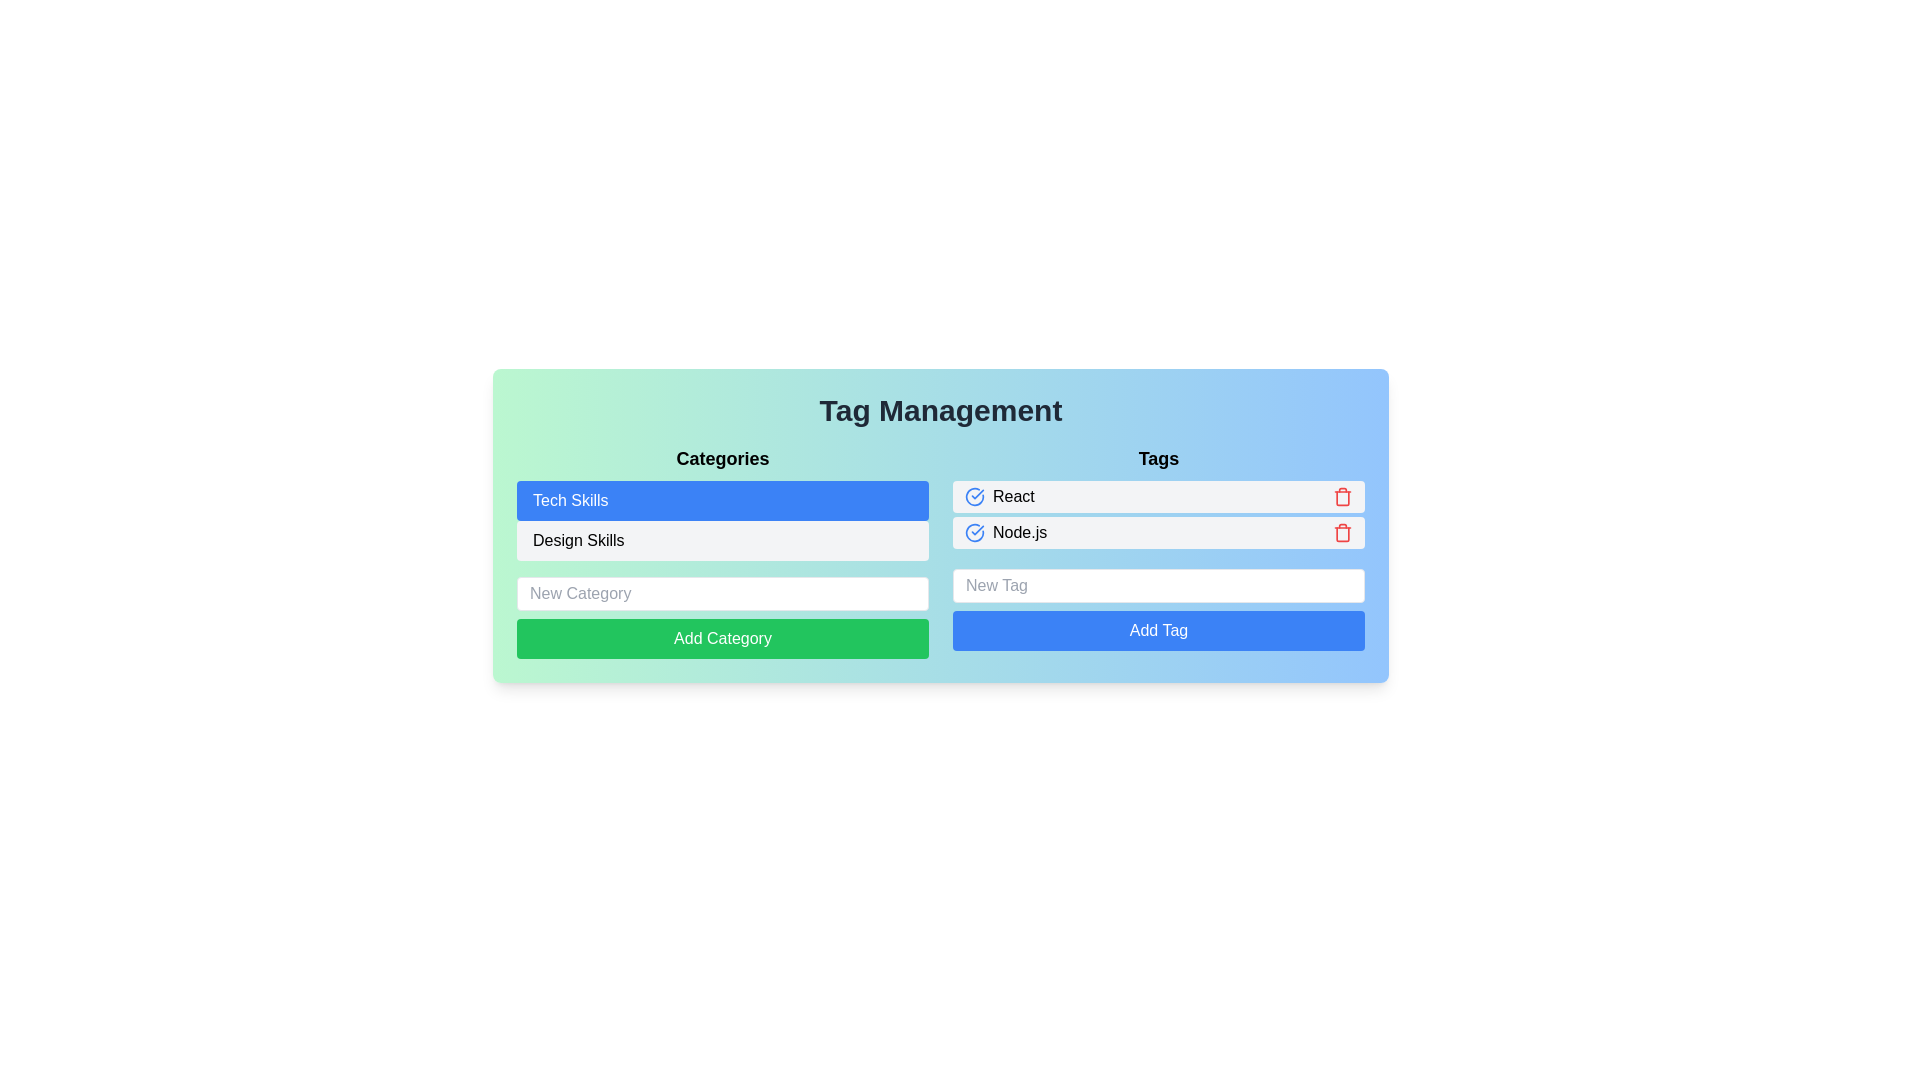 The height and width of the screenshot is (1080, 1920). Describe the element at coordinates (974, 496) in the screenshot. I see `the indicator icon representing a completed or selected state for the associated tag, located to the left of the 'React' text under 'Tags'` at that location.